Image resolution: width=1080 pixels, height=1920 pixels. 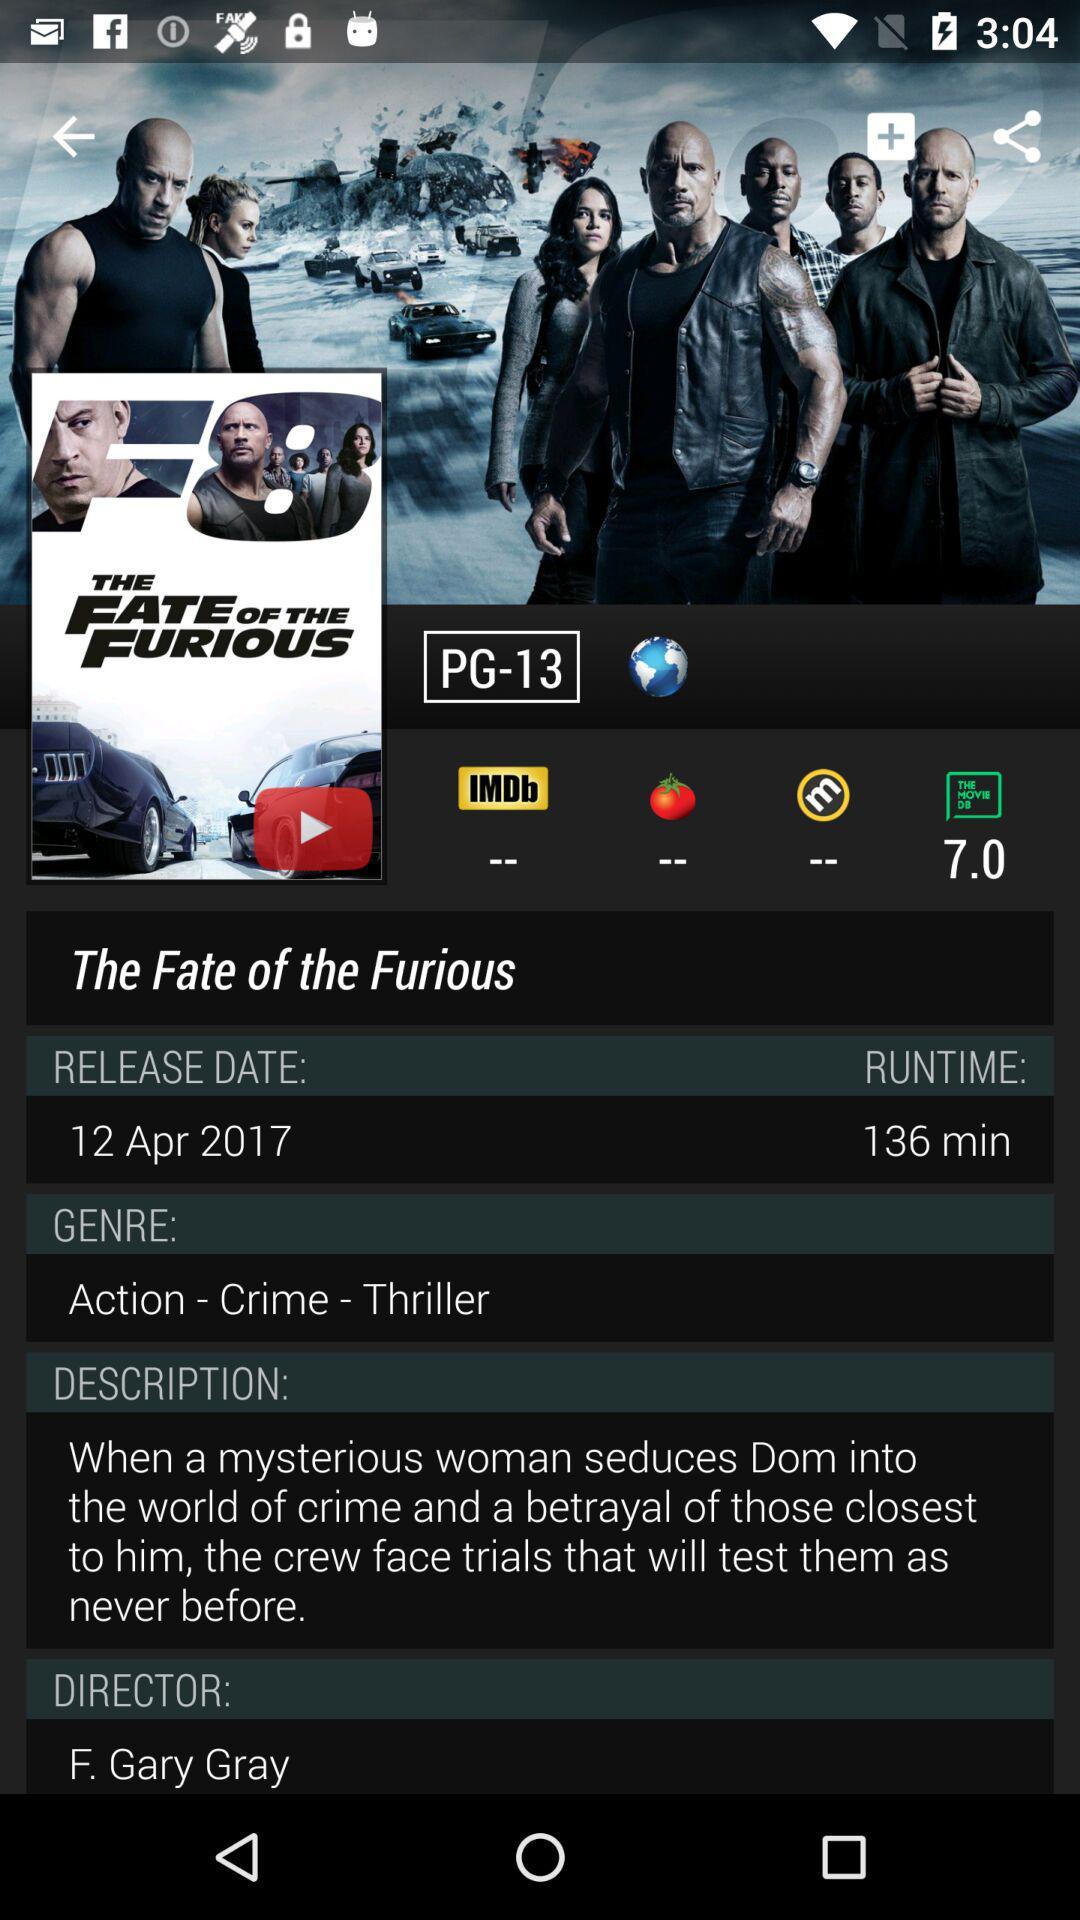 What do you see at coordinates (206, 625) in the screenshot?
I see `item to the left of --` at bounding box center [206, 625].